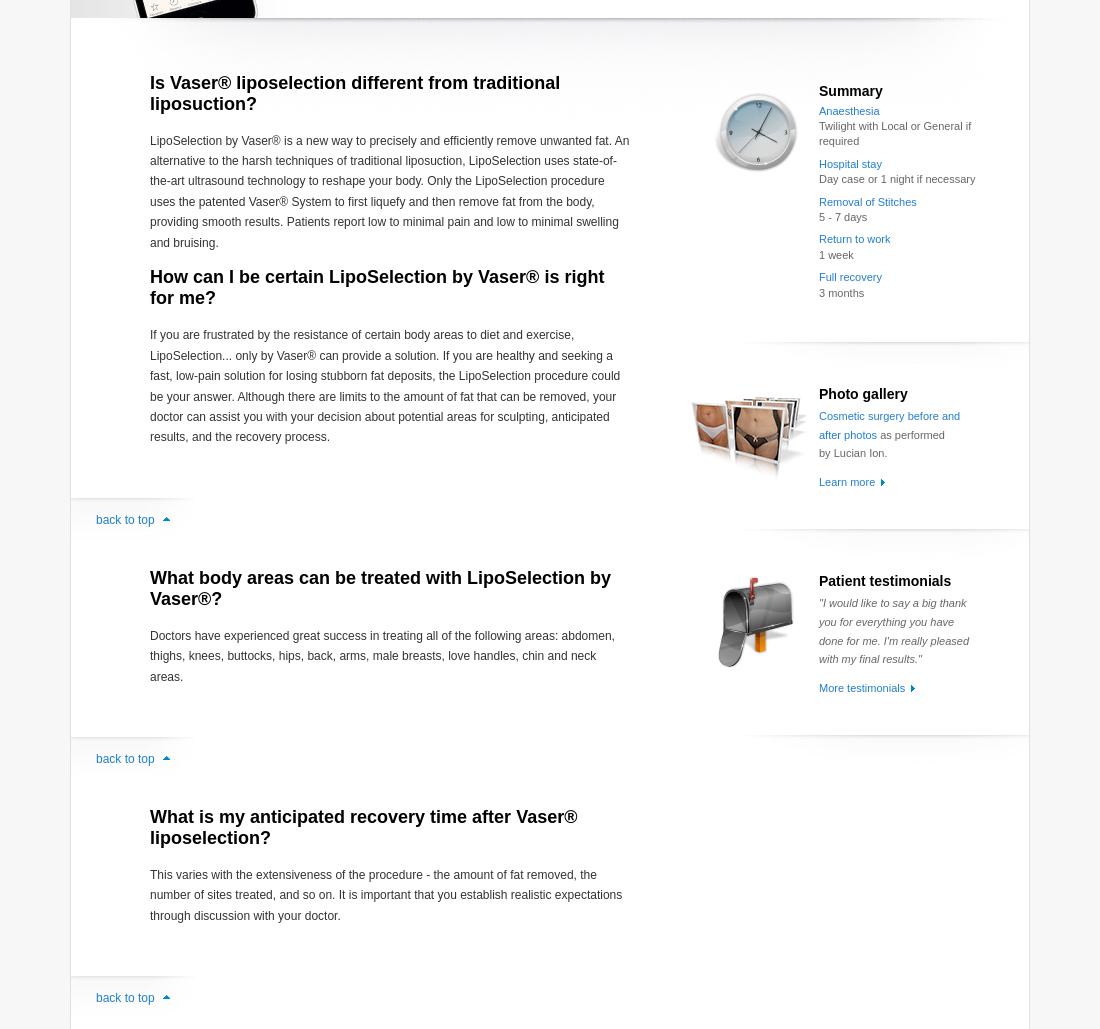 Image resolution: width=1100 pixels, height=1029 pixels. Describe the element at coordinates (842, 215) in the screenshot. I see `'5 - 7 days'` at that location.